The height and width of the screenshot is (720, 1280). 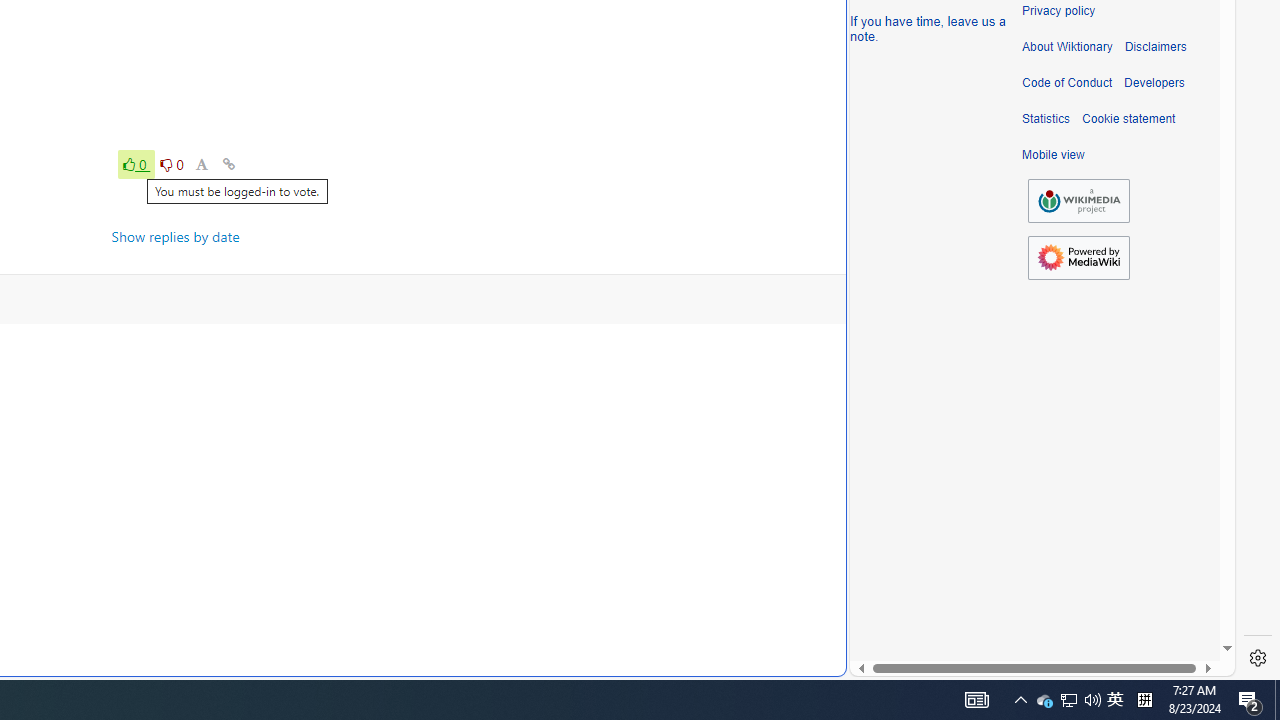 I want to click on 'Mobile view', so click(x=1052, y=154).